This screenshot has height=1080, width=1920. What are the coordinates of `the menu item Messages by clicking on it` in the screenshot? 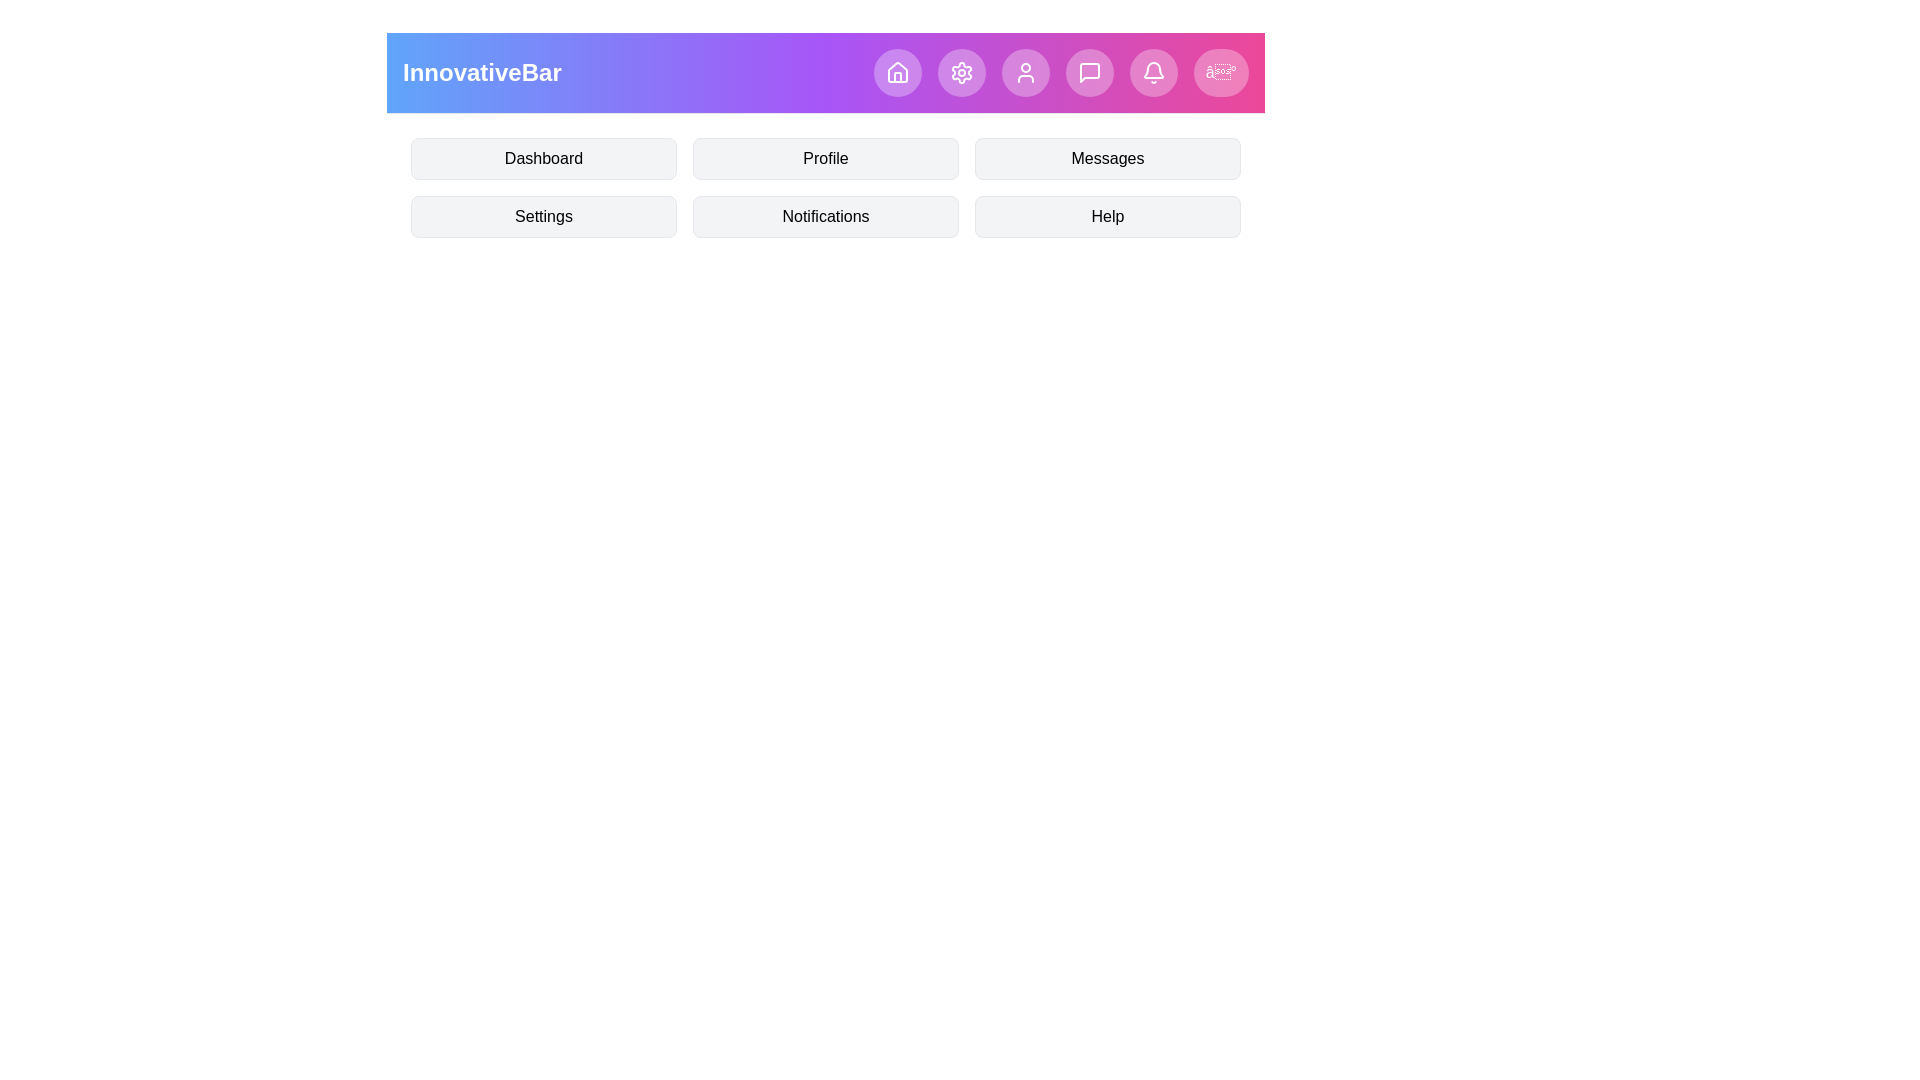 It's located at (1107, 157).